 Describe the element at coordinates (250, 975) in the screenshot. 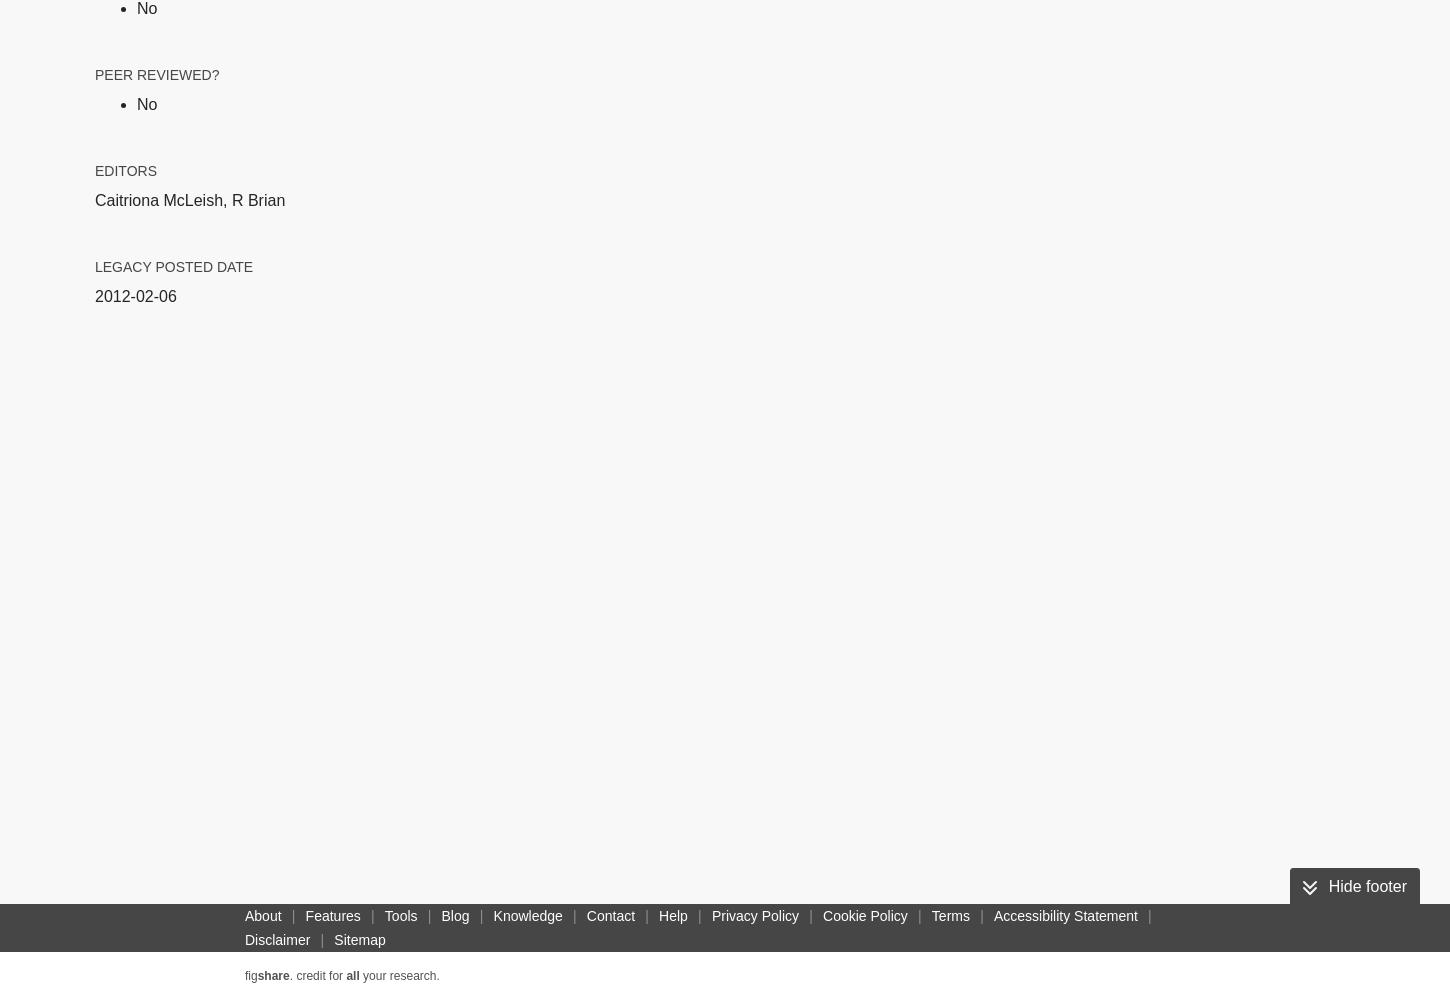

I see `'fig'` at that location.